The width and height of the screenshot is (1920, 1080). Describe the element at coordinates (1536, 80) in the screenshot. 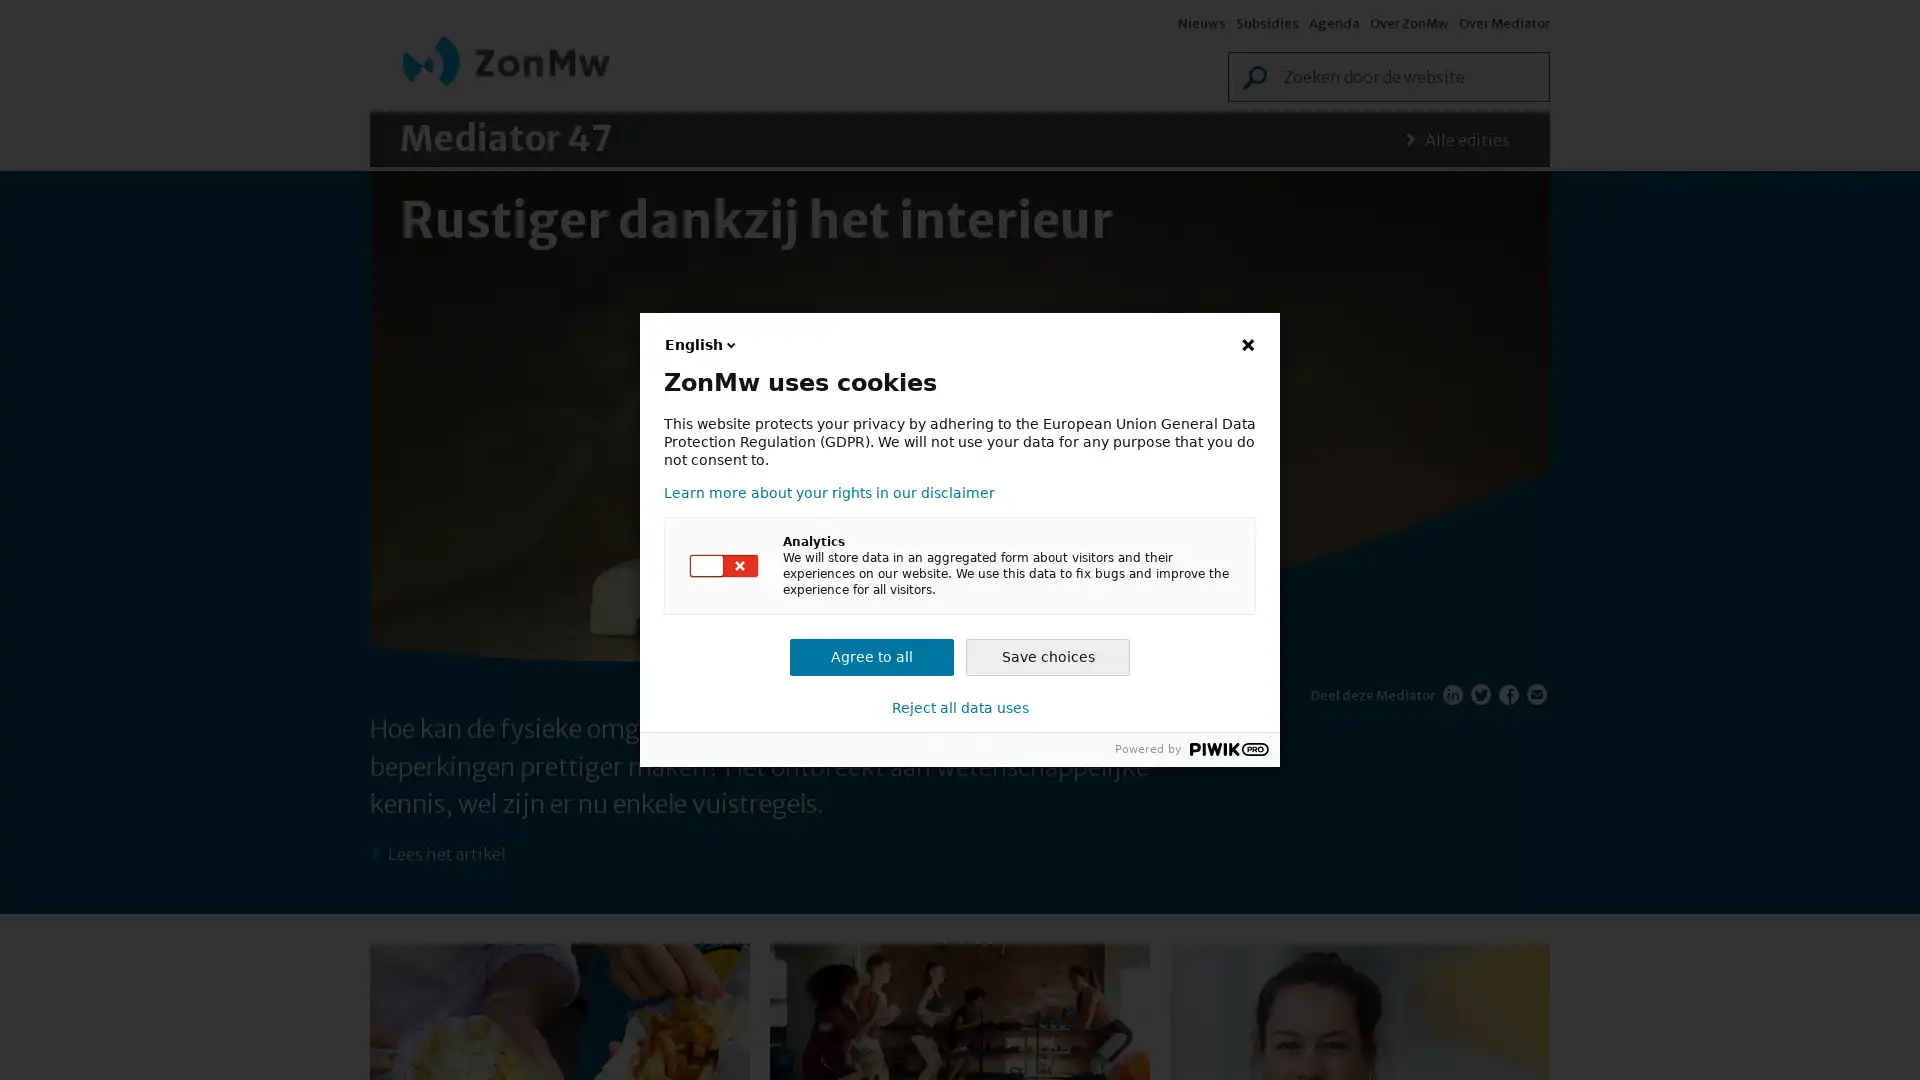

I see `Zoek` at that location.